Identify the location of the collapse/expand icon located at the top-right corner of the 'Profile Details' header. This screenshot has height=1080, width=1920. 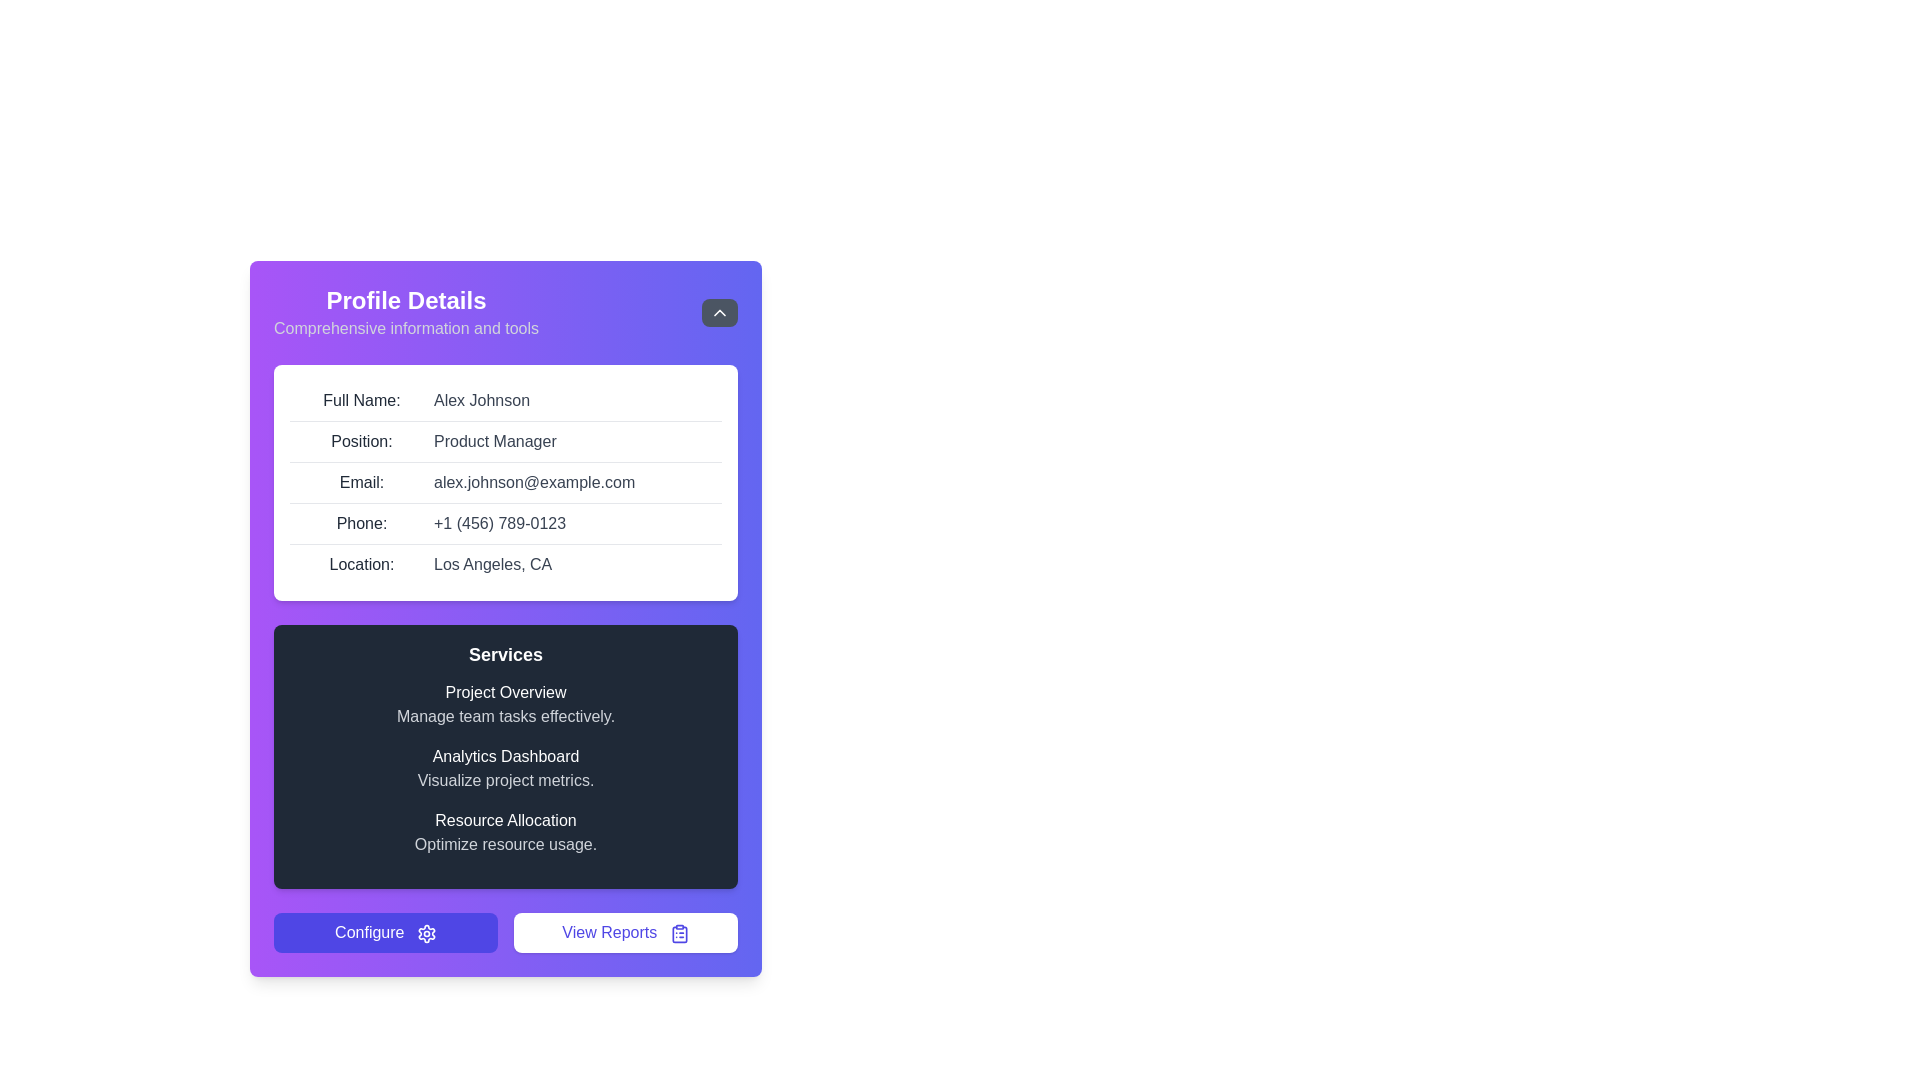
(720, 312).